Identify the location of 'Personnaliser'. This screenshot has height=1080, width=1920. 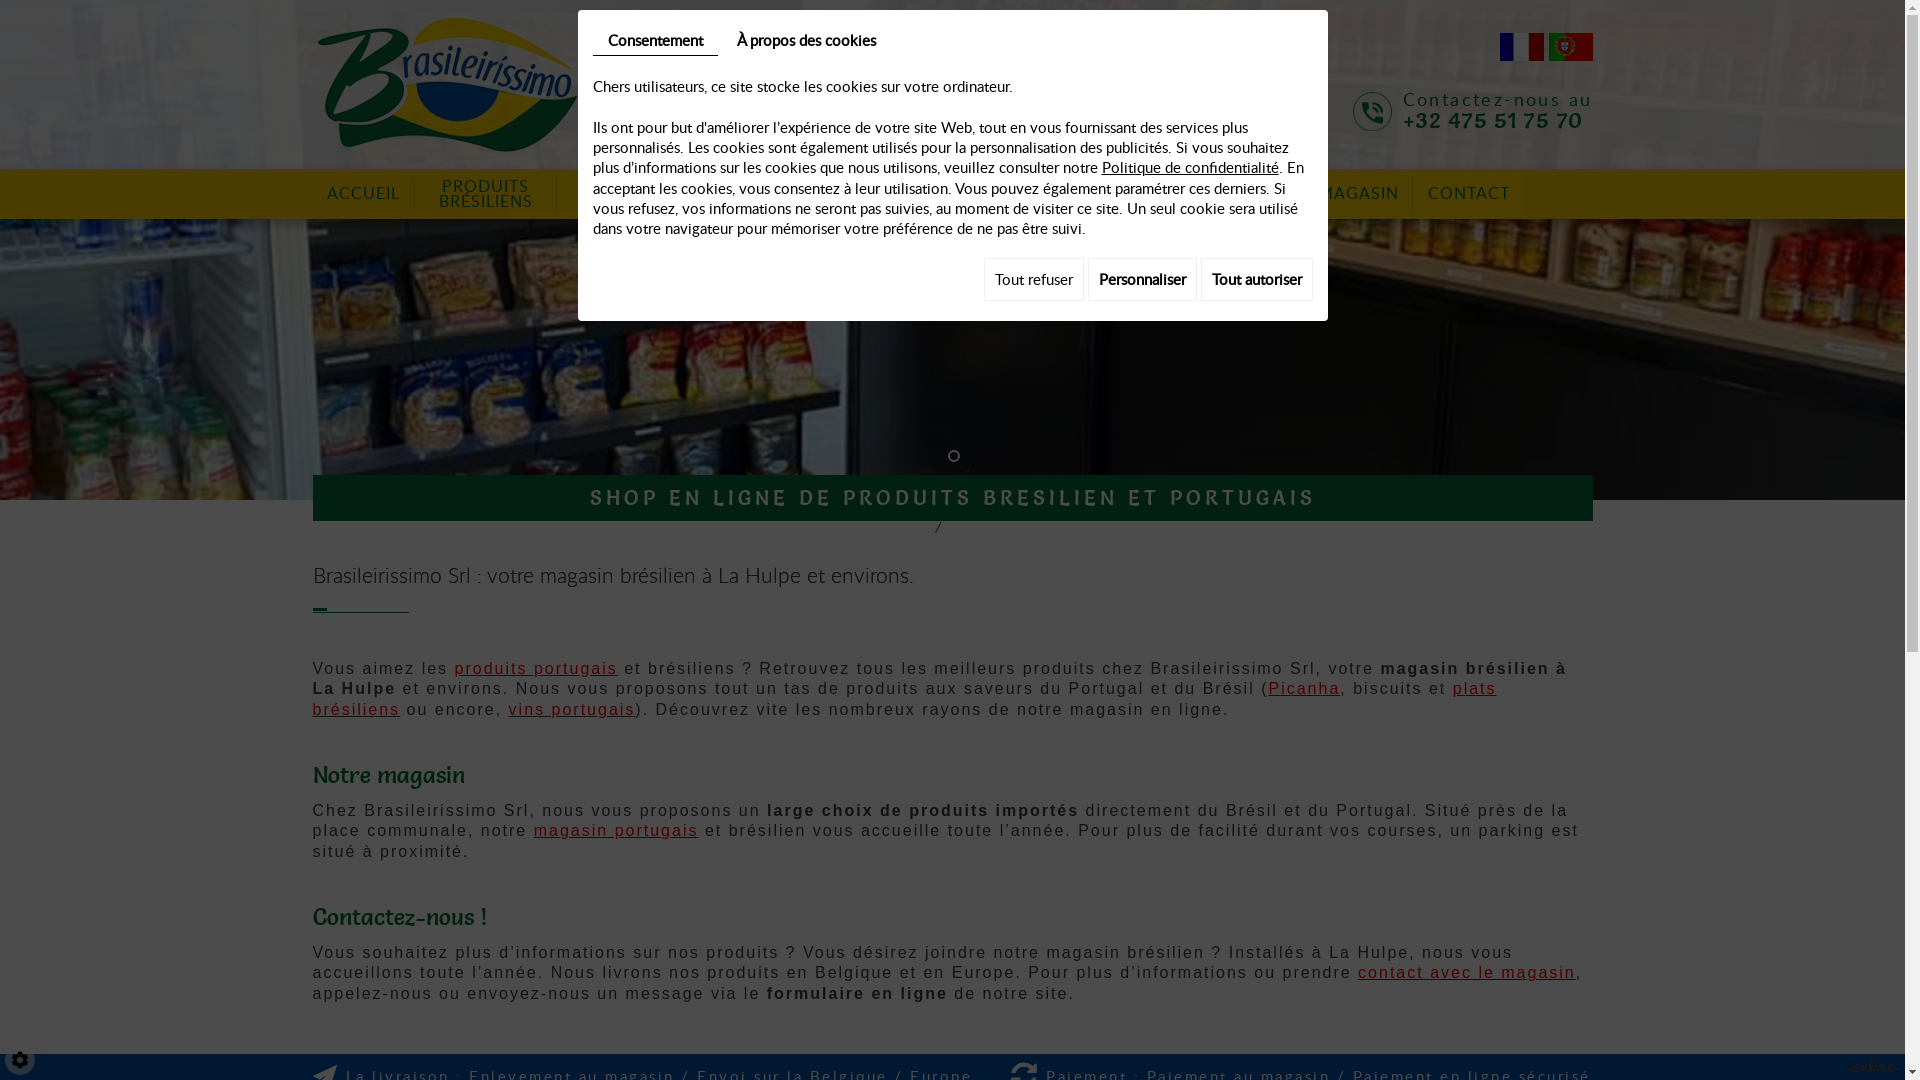
(1142, 278).